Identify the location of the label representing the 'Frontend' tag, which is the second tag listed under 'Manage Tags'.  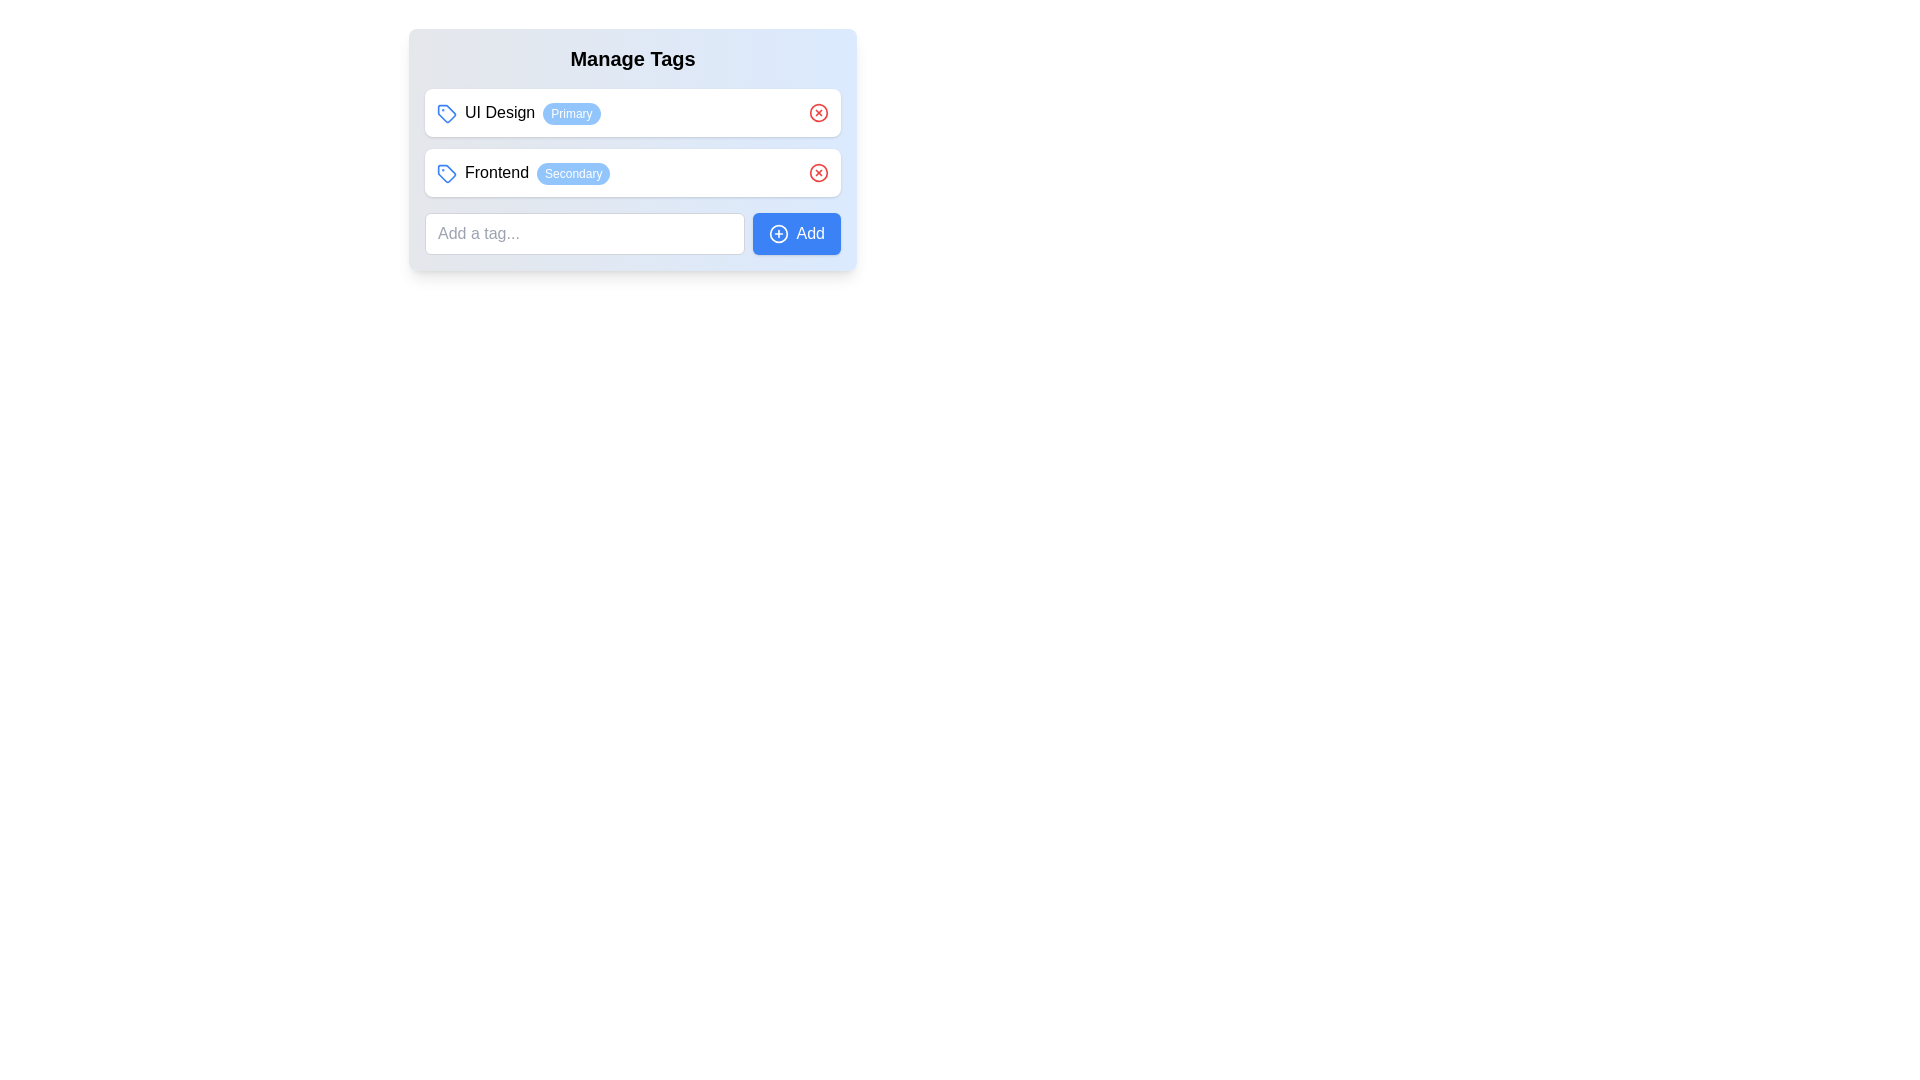
(523, 172).